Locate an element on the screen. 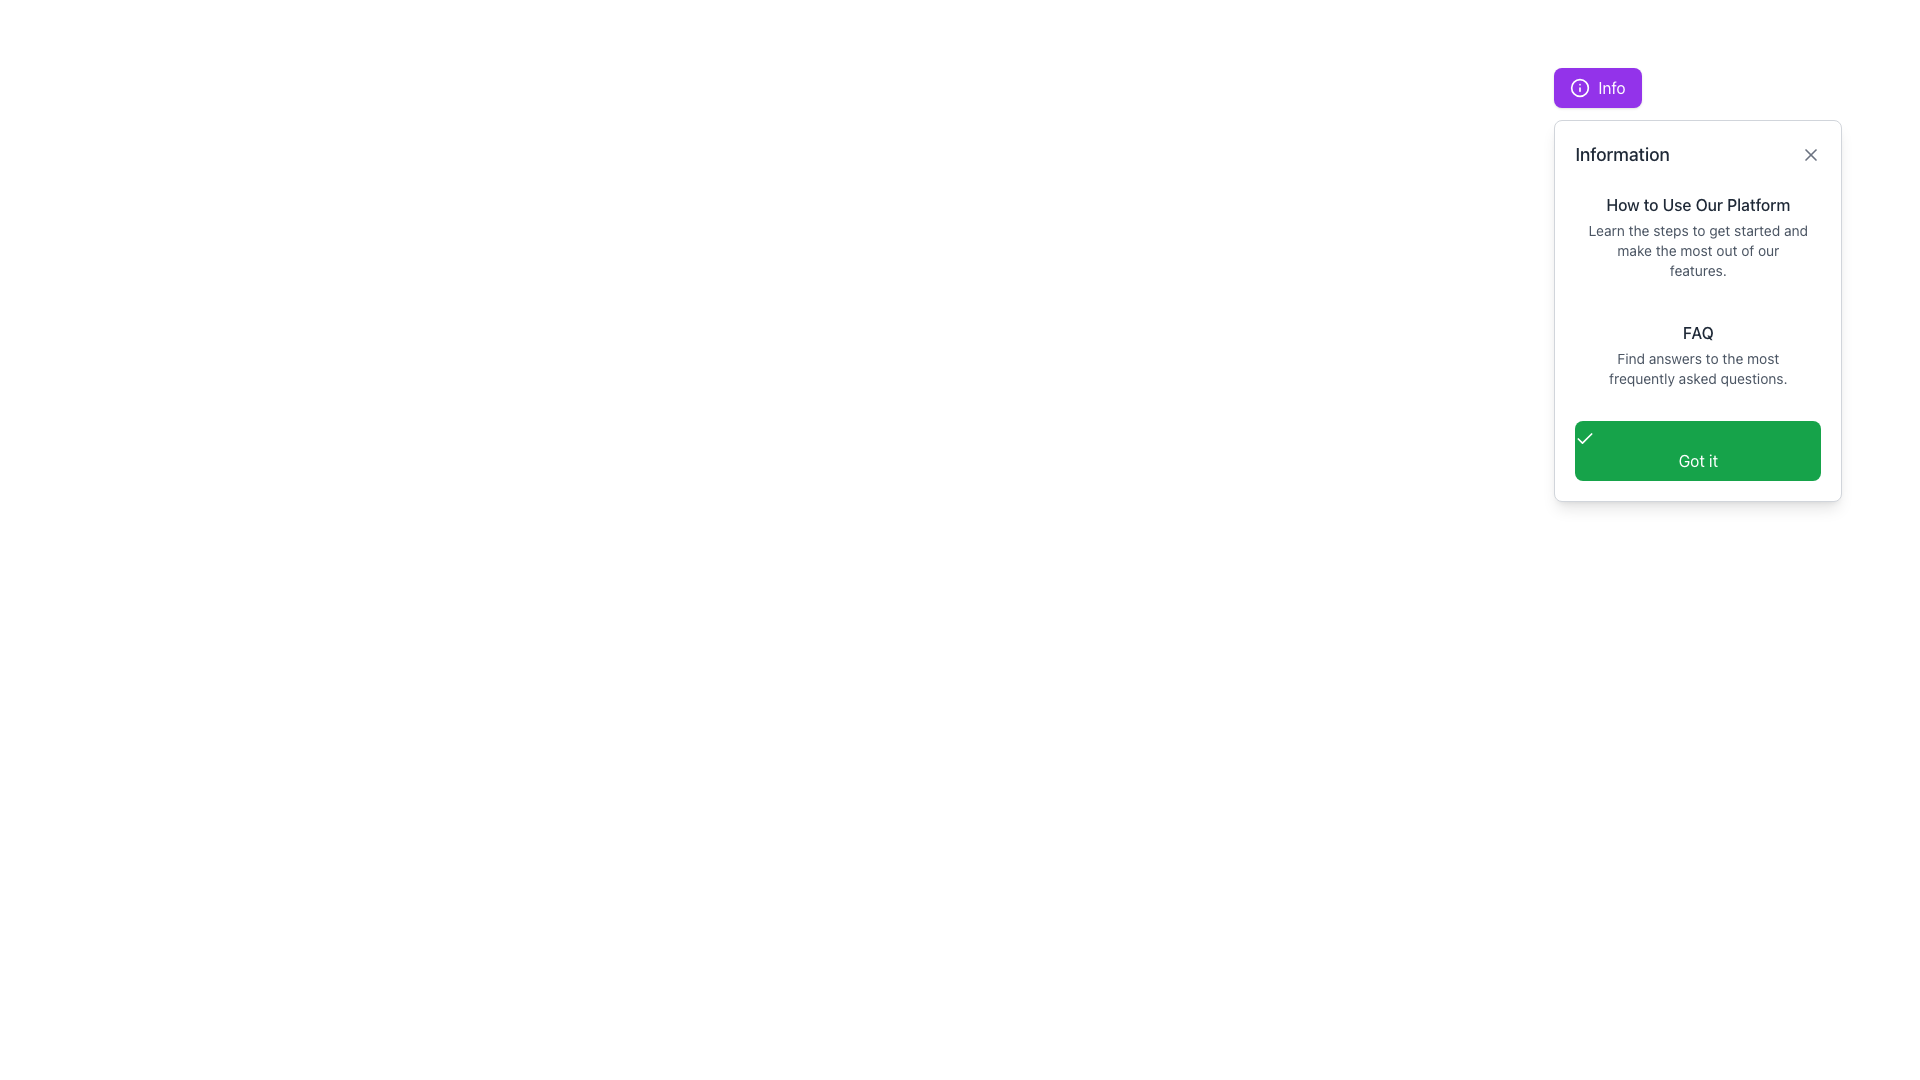 The width and height of the screenshot is (1920, 1080). the SVG Icon that precedes the 'Info' button, which serves as a visual indicator for providing information or help is located at coordinates (1579, 87).